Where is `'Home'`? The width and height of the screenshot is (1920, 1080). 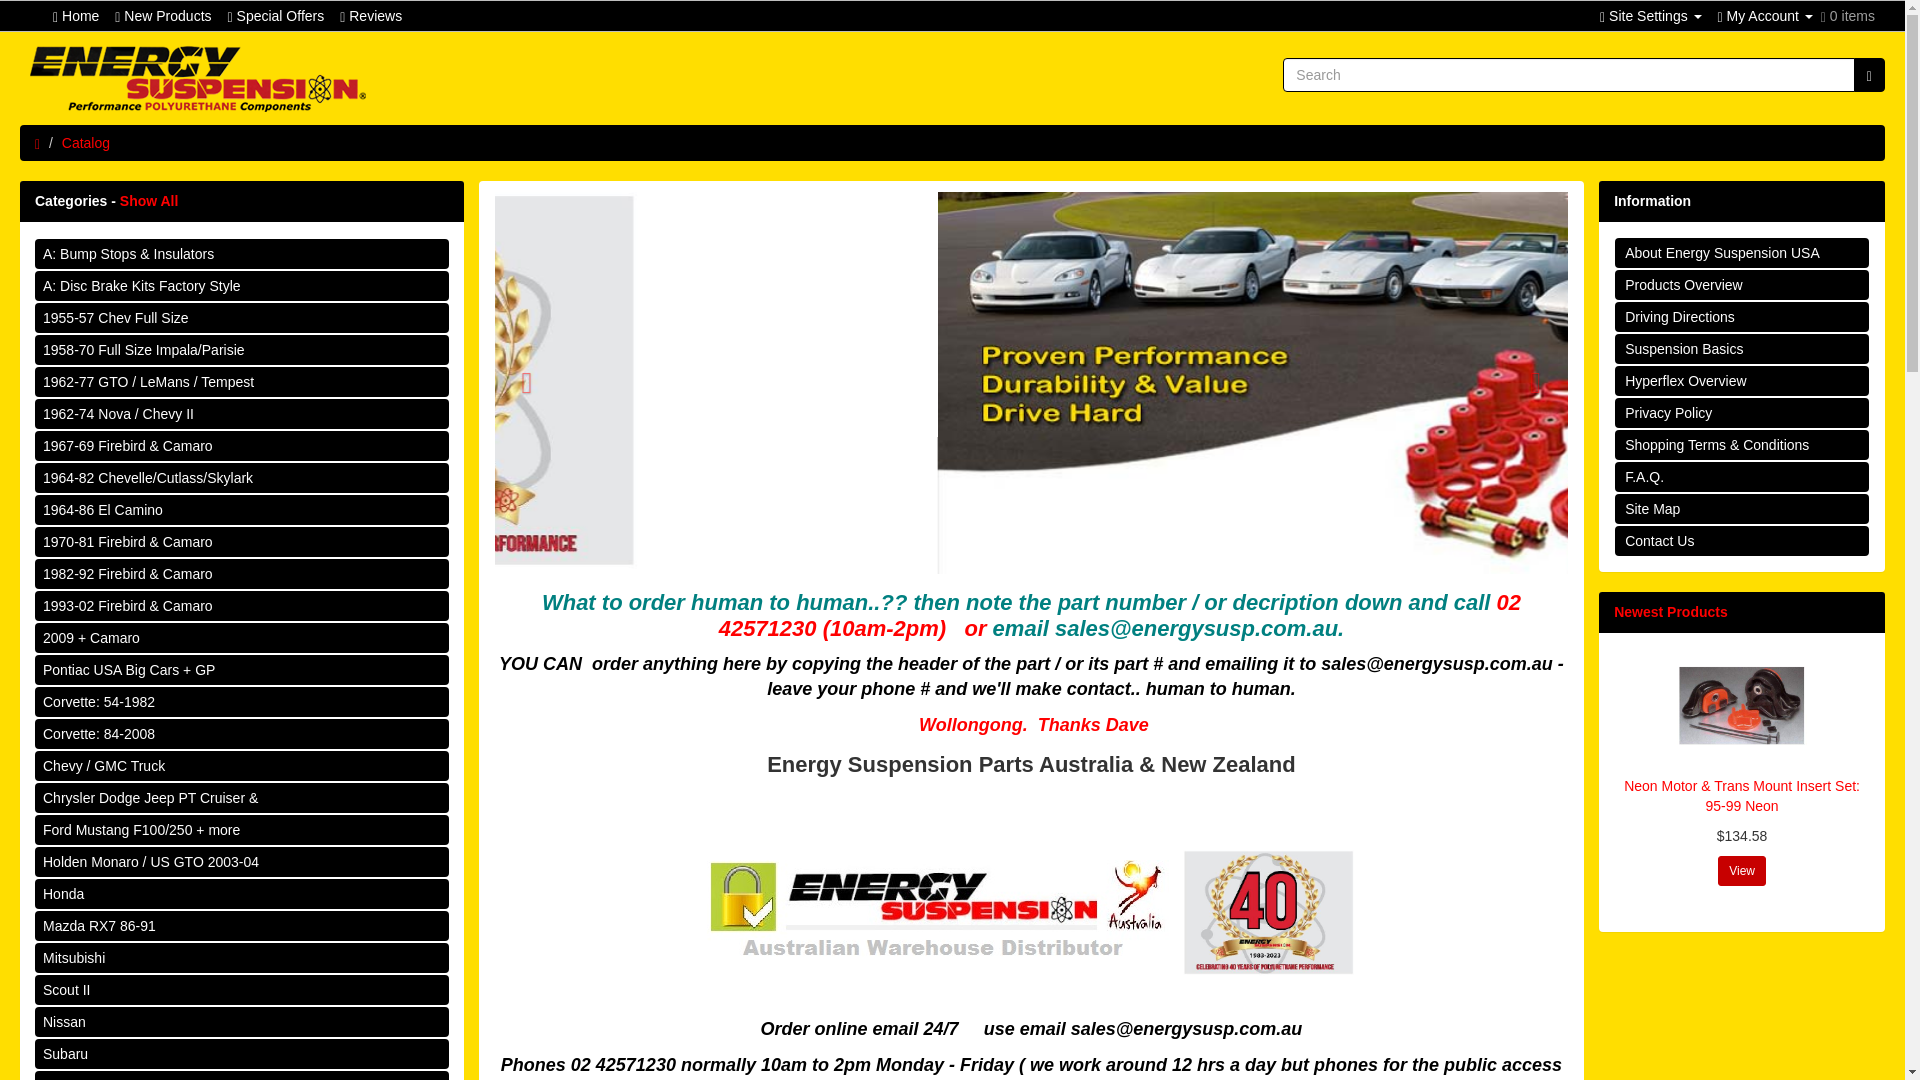 'Home' is located at coordinates (76, 15).